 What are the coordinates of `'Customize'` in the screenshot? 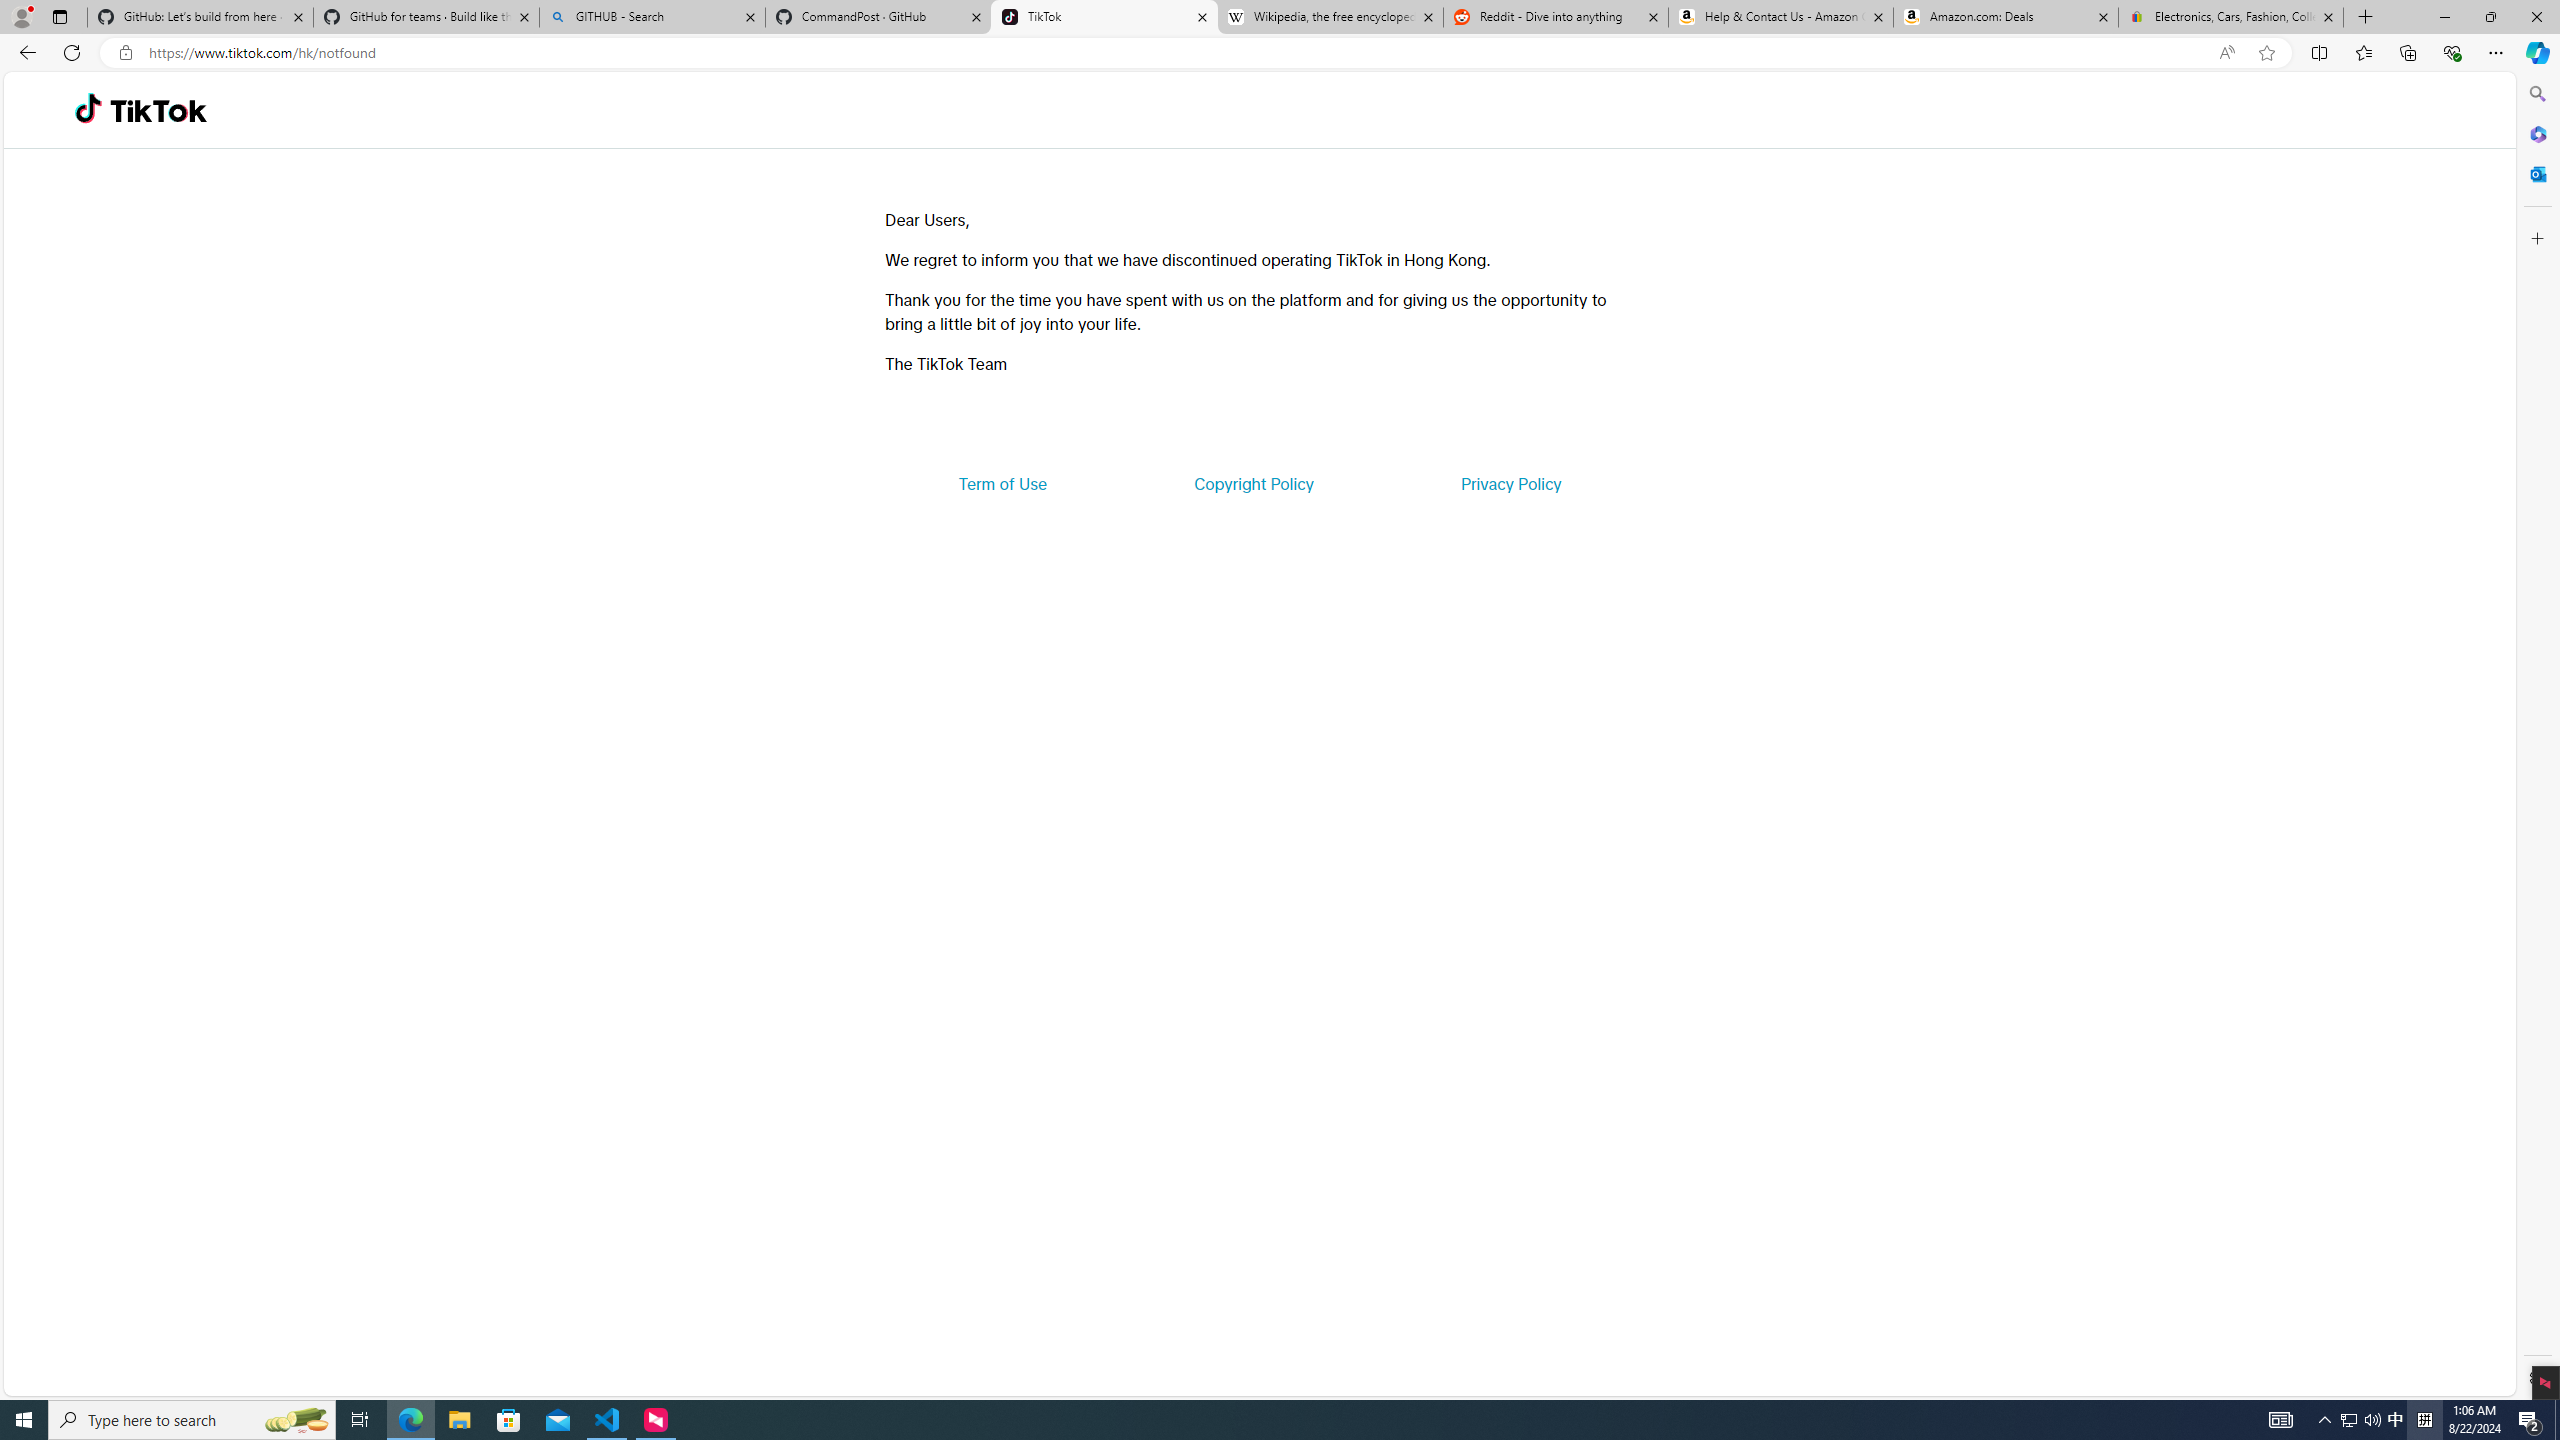 It's located at (2535, 237).